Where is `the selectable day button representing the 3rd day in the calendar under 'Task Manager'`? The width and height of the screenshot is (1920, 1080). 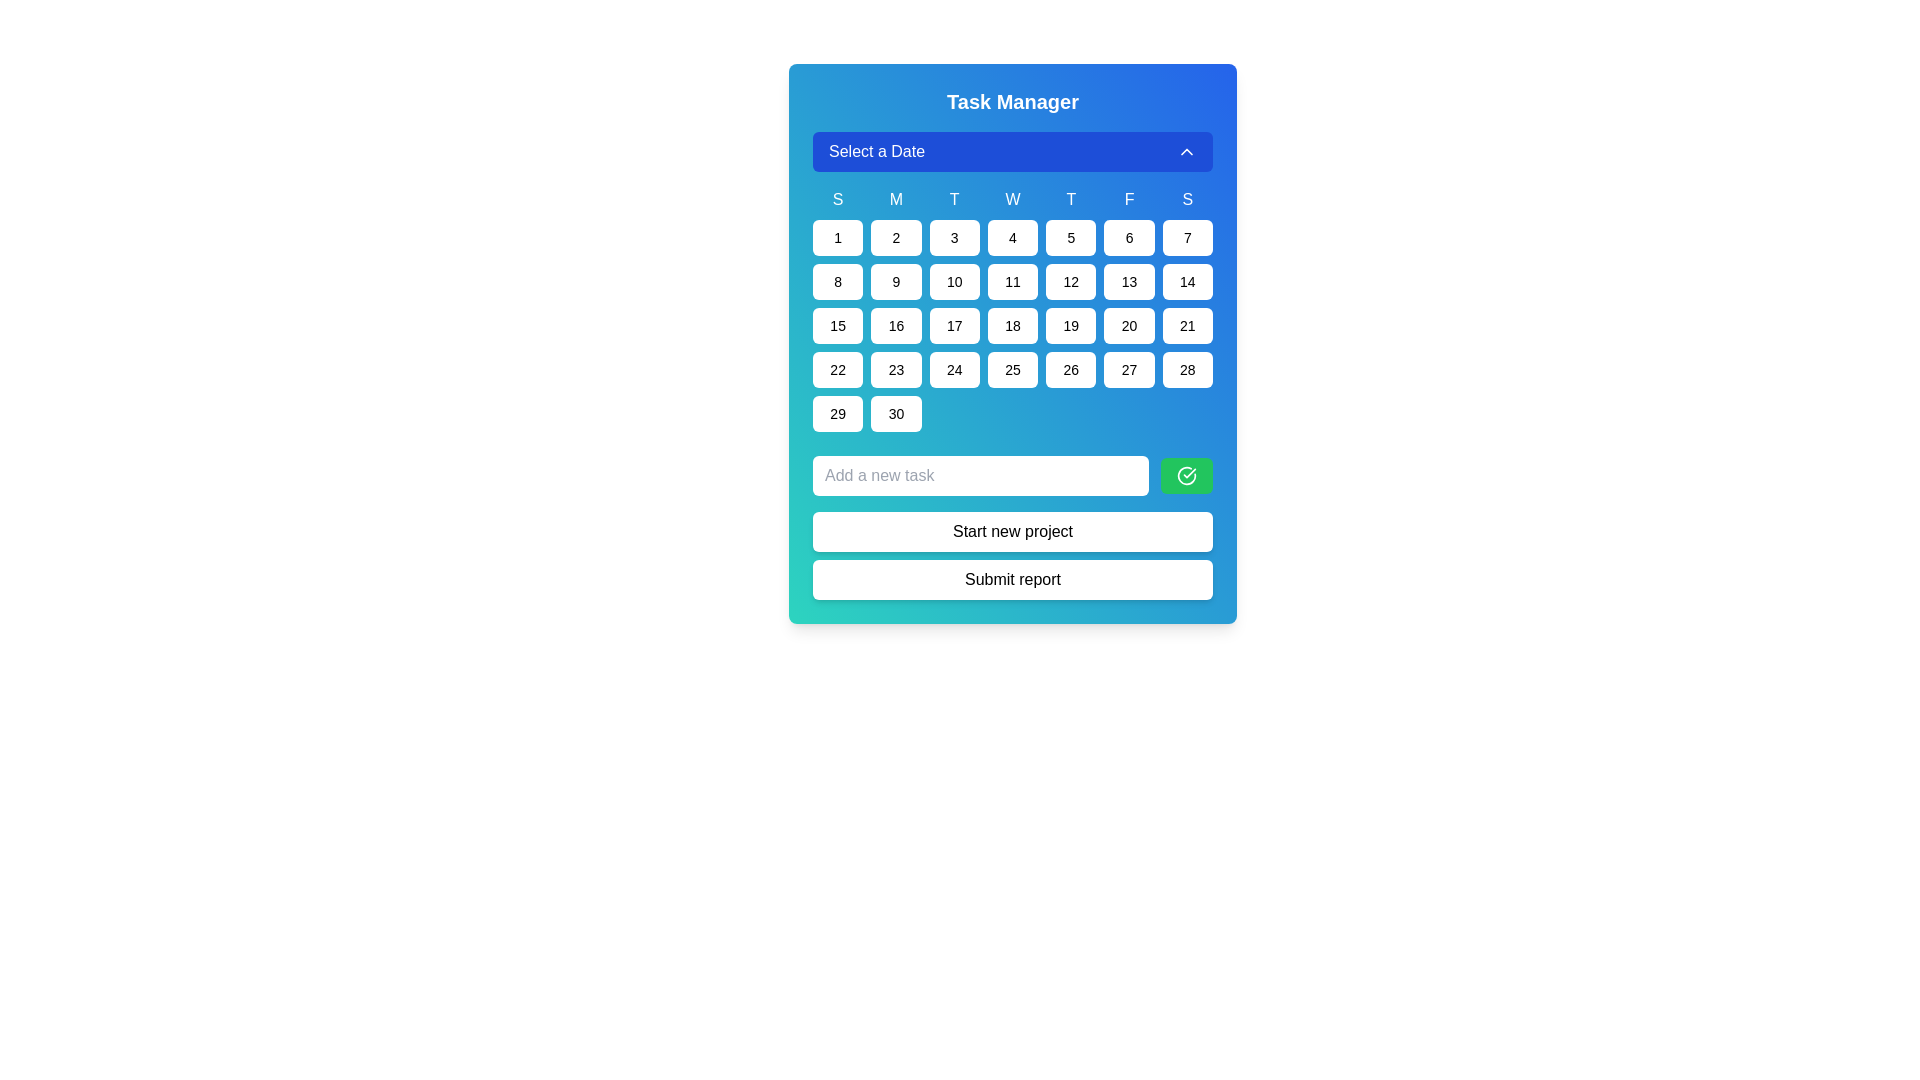
the selectable day button representing the 3rd day in the calendar under 'Task Manager' is located at coordinates (953, 237).